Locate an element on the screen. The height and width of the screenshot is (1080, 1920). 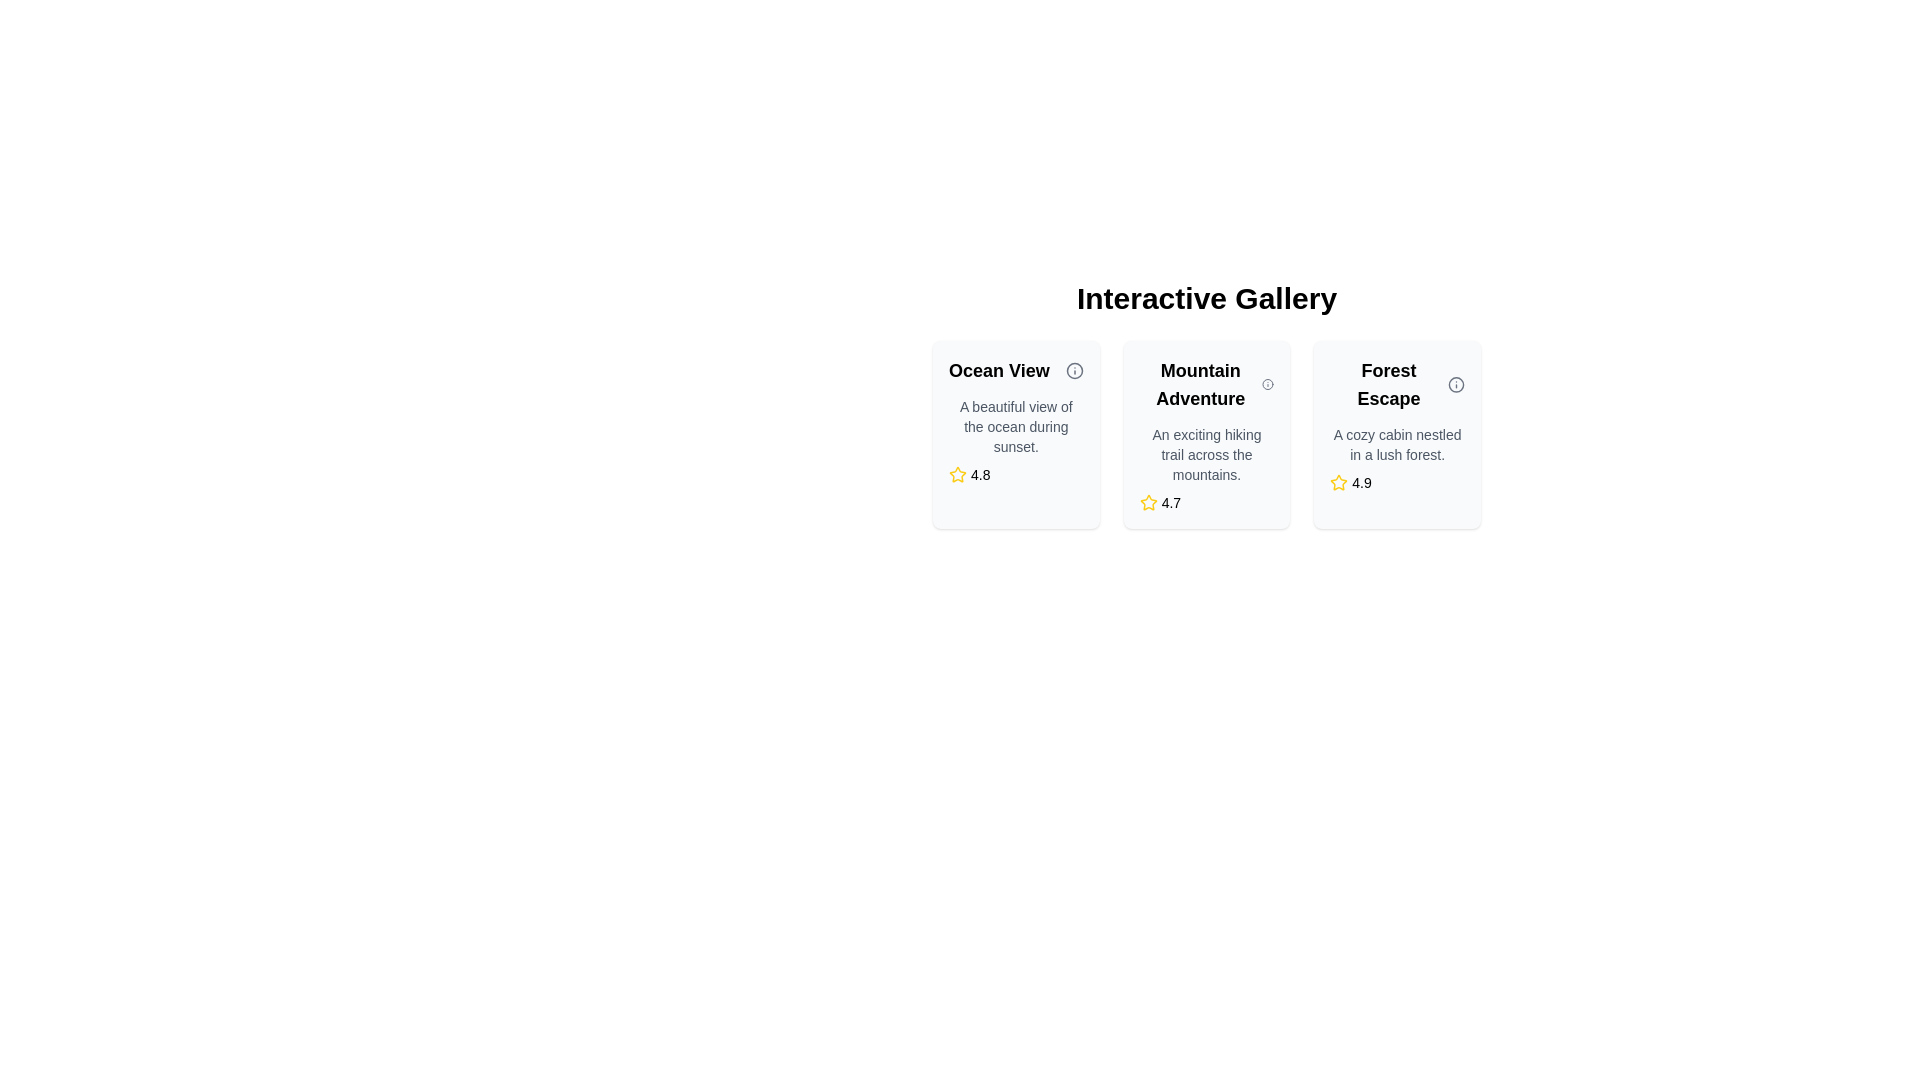
the star icon representing the rating for 'Ocean View', which is located to the left of the text '4.8' within the rating summary box is located at coordinates (957, 474).